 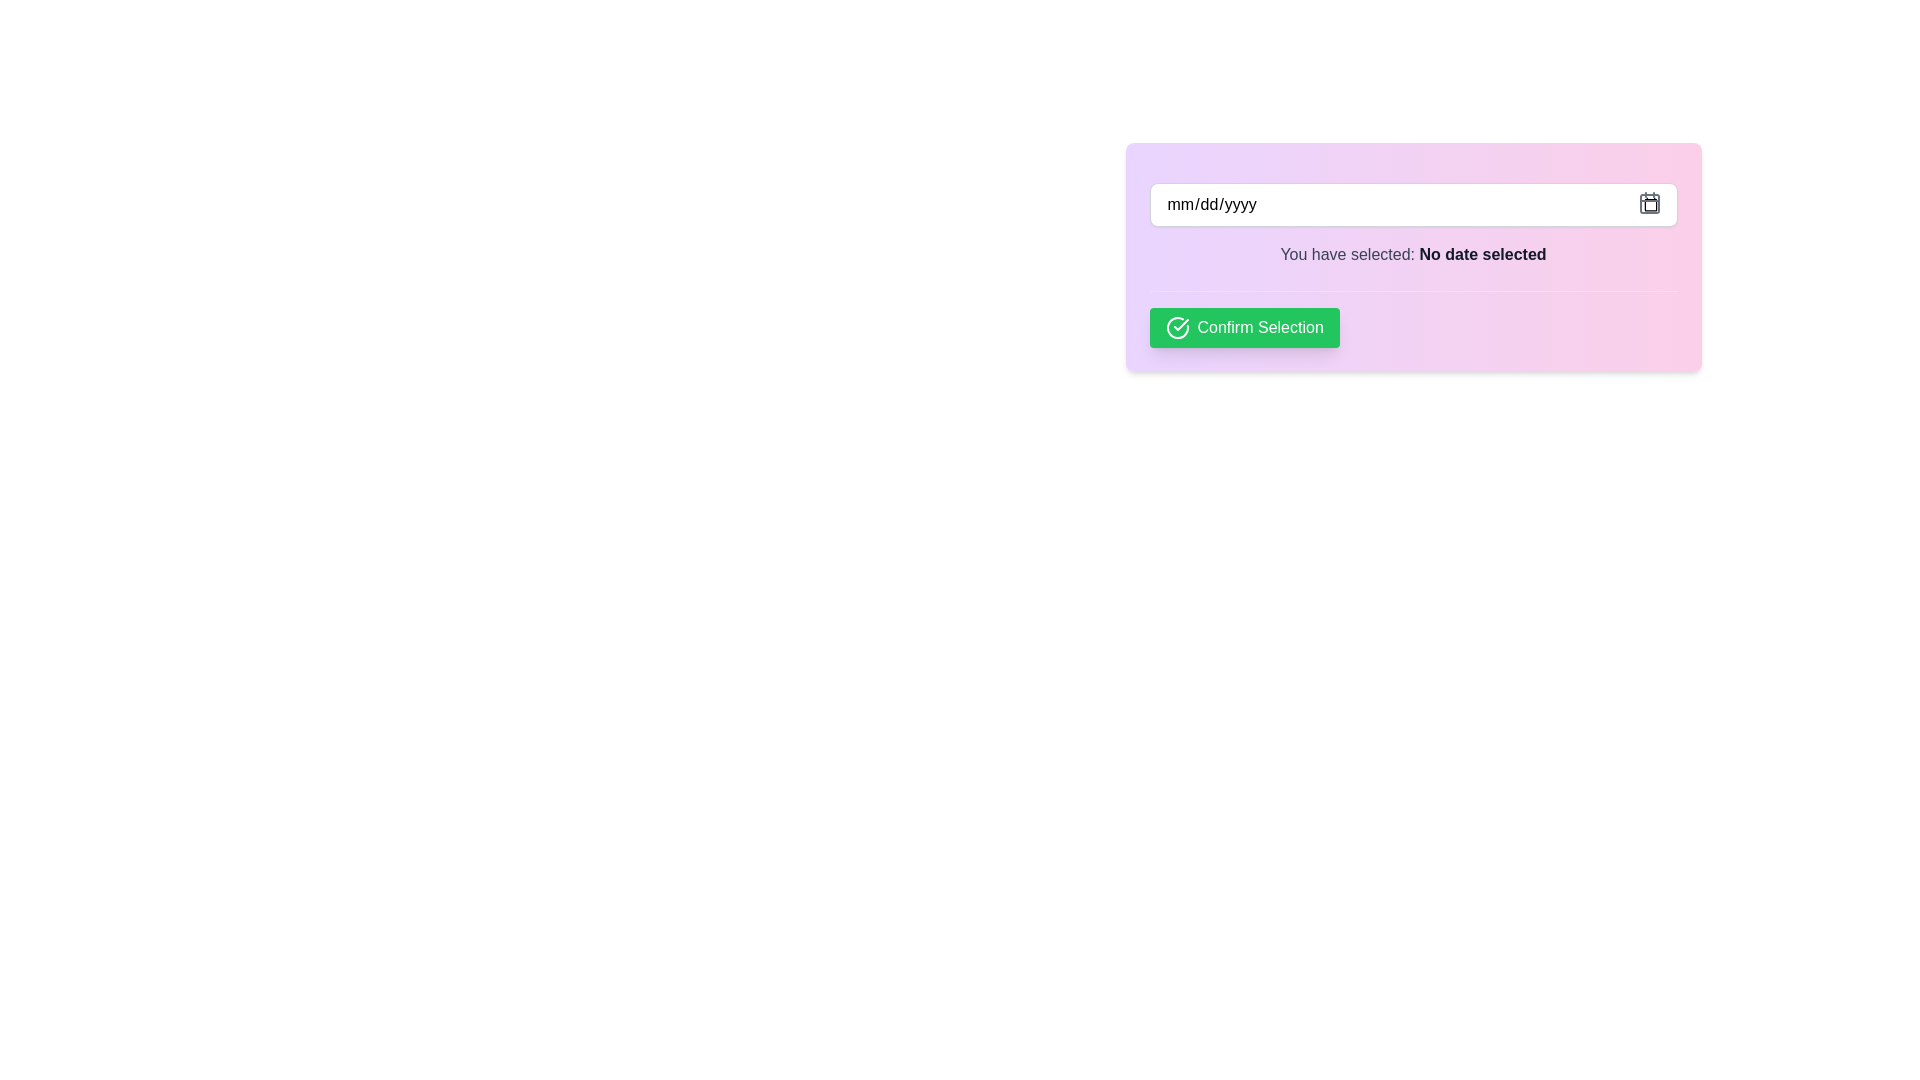 What do you see at coordinates (1483, 253) in the screenshot?
I see `the text label displaying 'No date selected' that is bolded and dark gray, part of the phrase 'You have selected: No date selected', located beneath the date input field` at bounding box center [1483, 253].